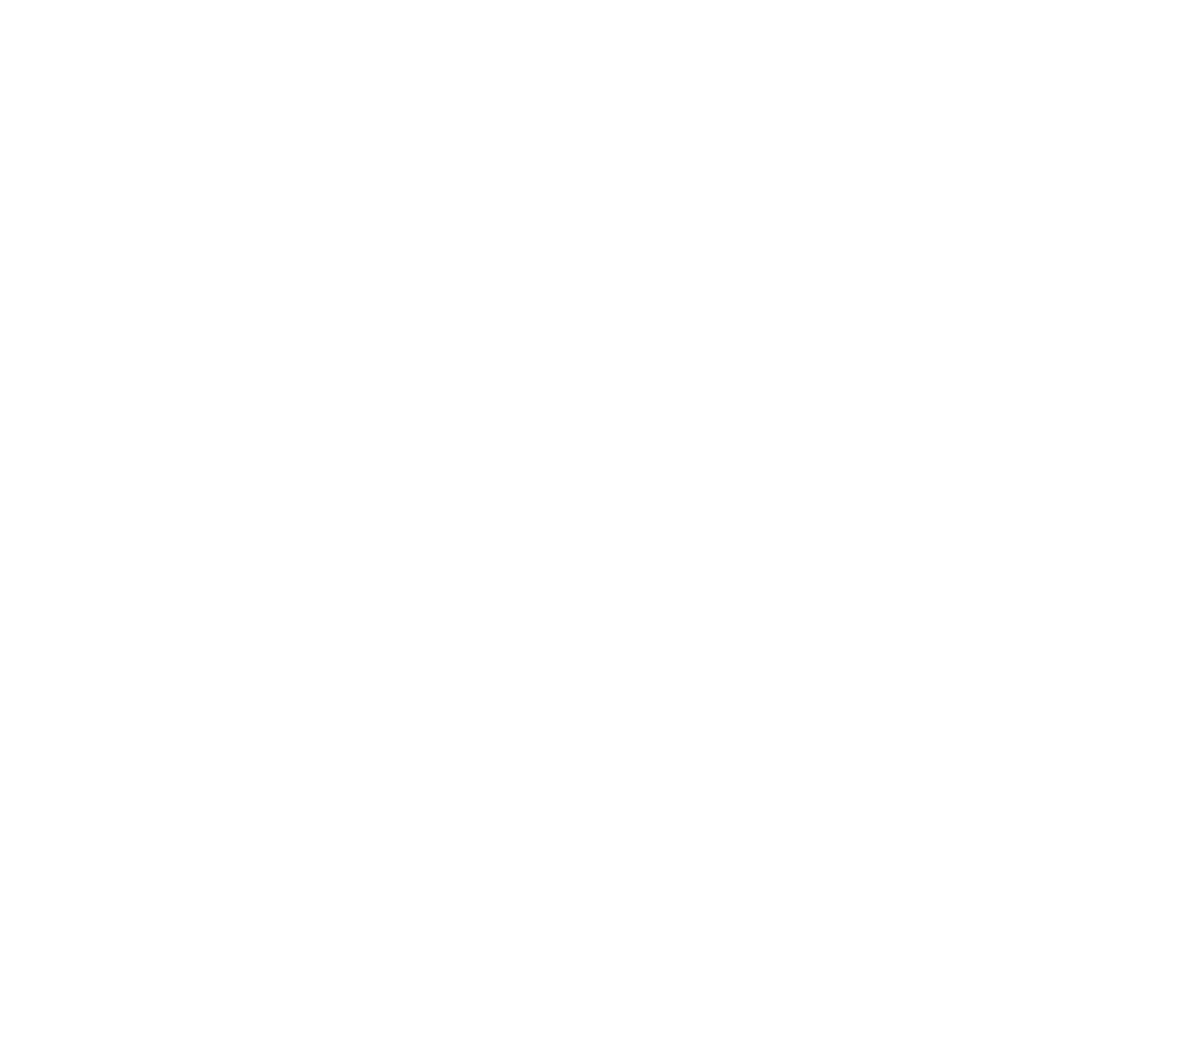 The height and width of the screenshot is (1049, 1200). I want to click on 'Yamaha Debuts New Studio Monitors with HS Series Updates', so click(1020, 426).